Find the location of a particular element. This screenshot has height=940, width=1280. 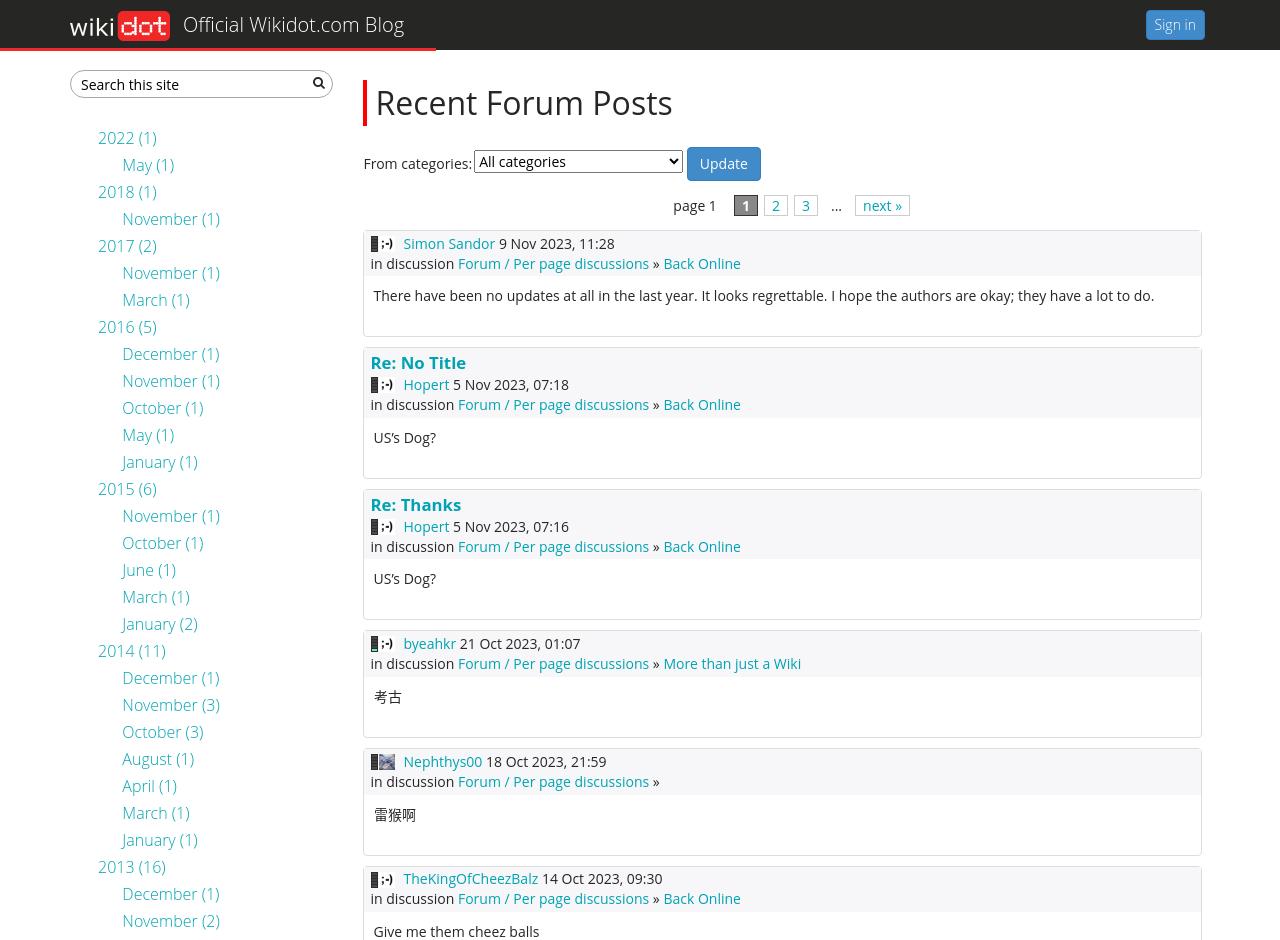

'August (1)' is located at coordinates (156, 757).